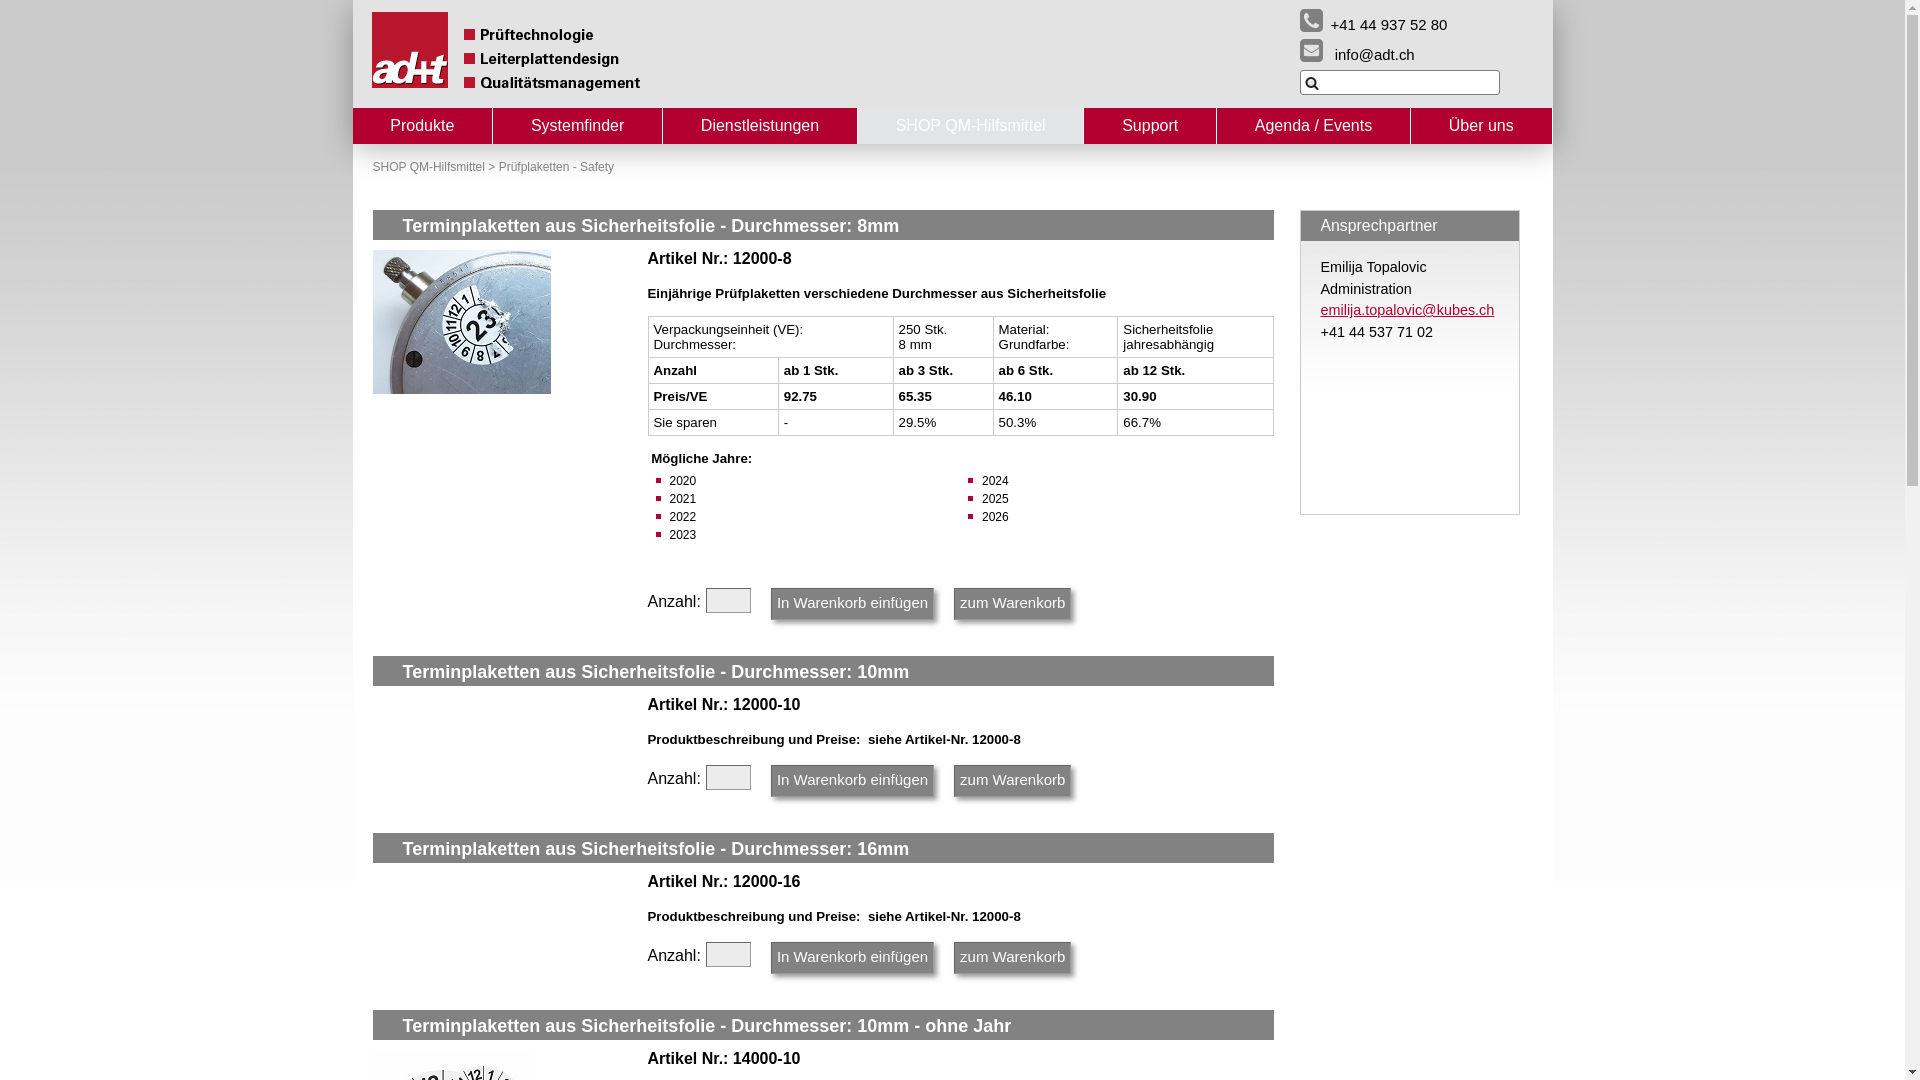 The width and height of the screenshot is (1920, 1080). Describe the element at coordinates (1357, 49) in the screenshot. I see `'info@adt.ch'` at that location.